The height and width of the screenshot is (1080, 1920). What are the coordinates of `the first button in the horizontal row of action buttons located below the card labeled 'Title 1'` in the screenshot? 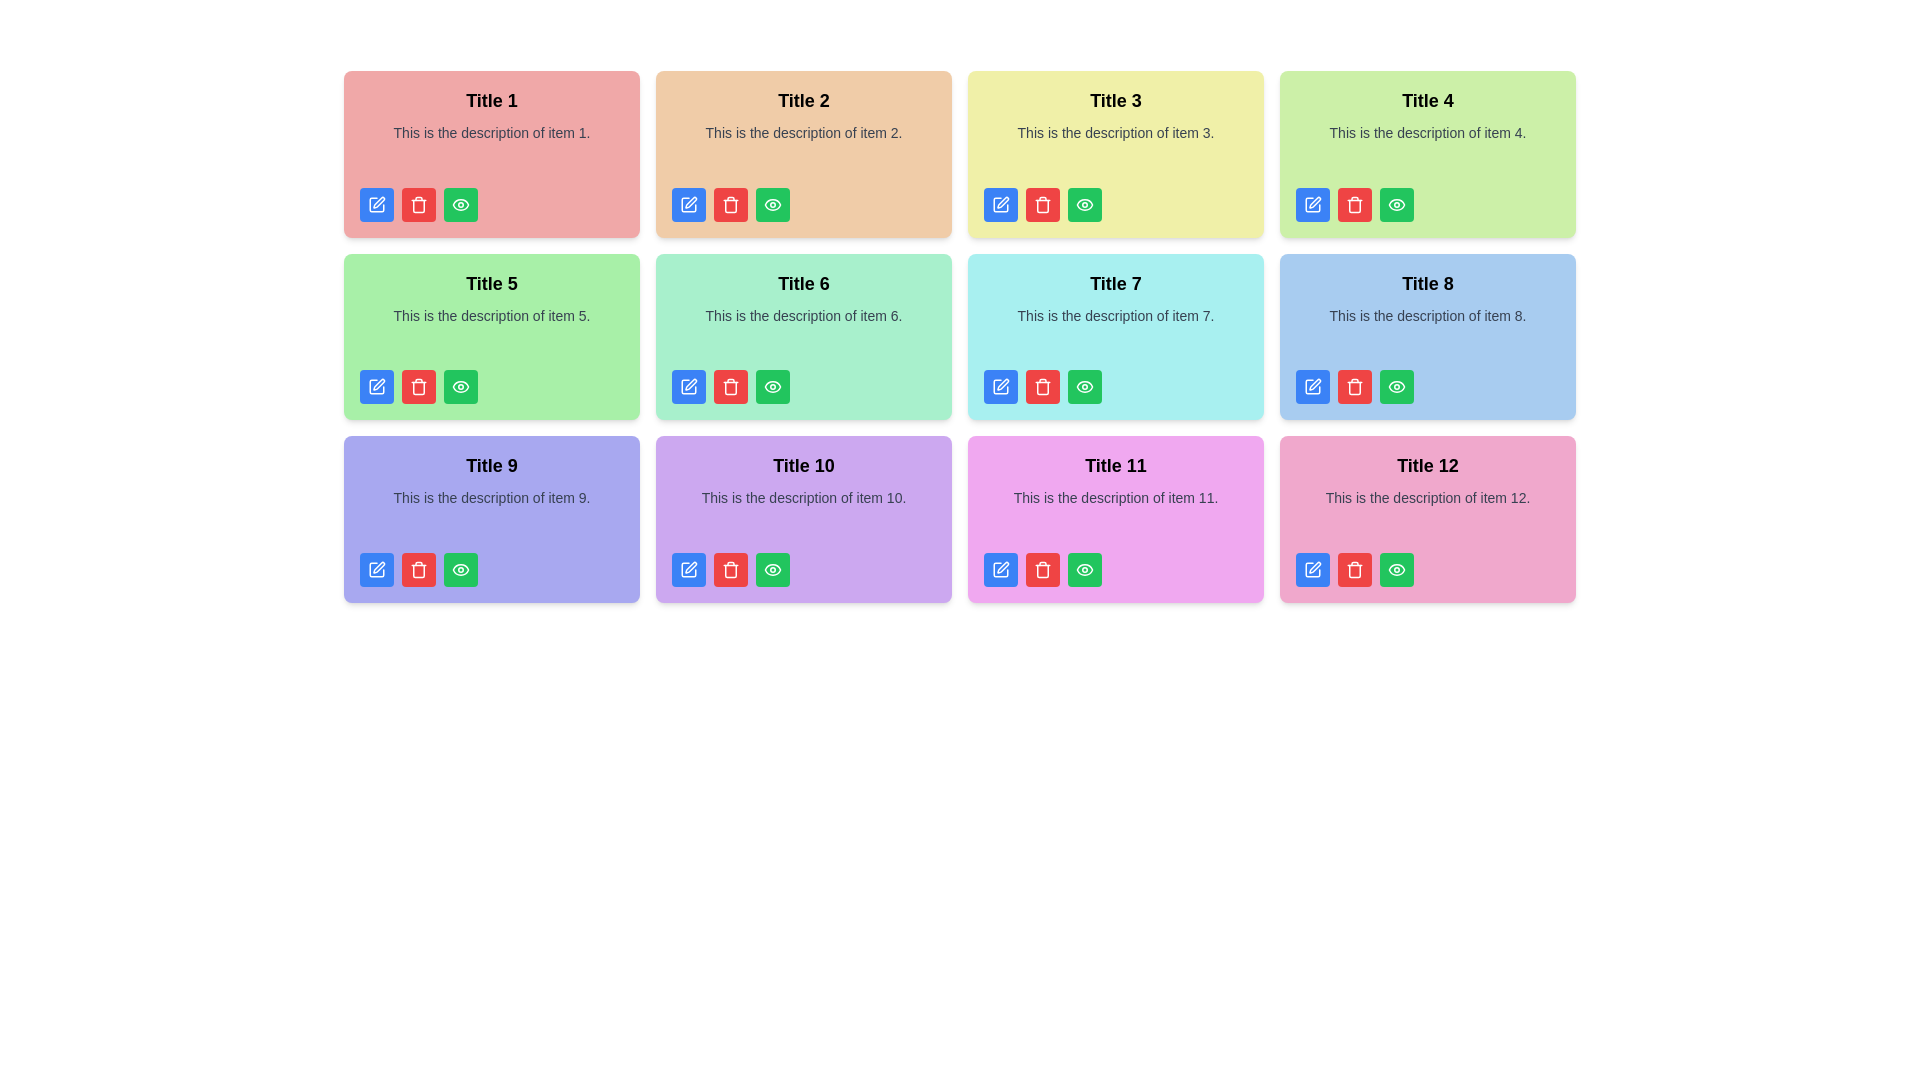 It's located at (377, 204).